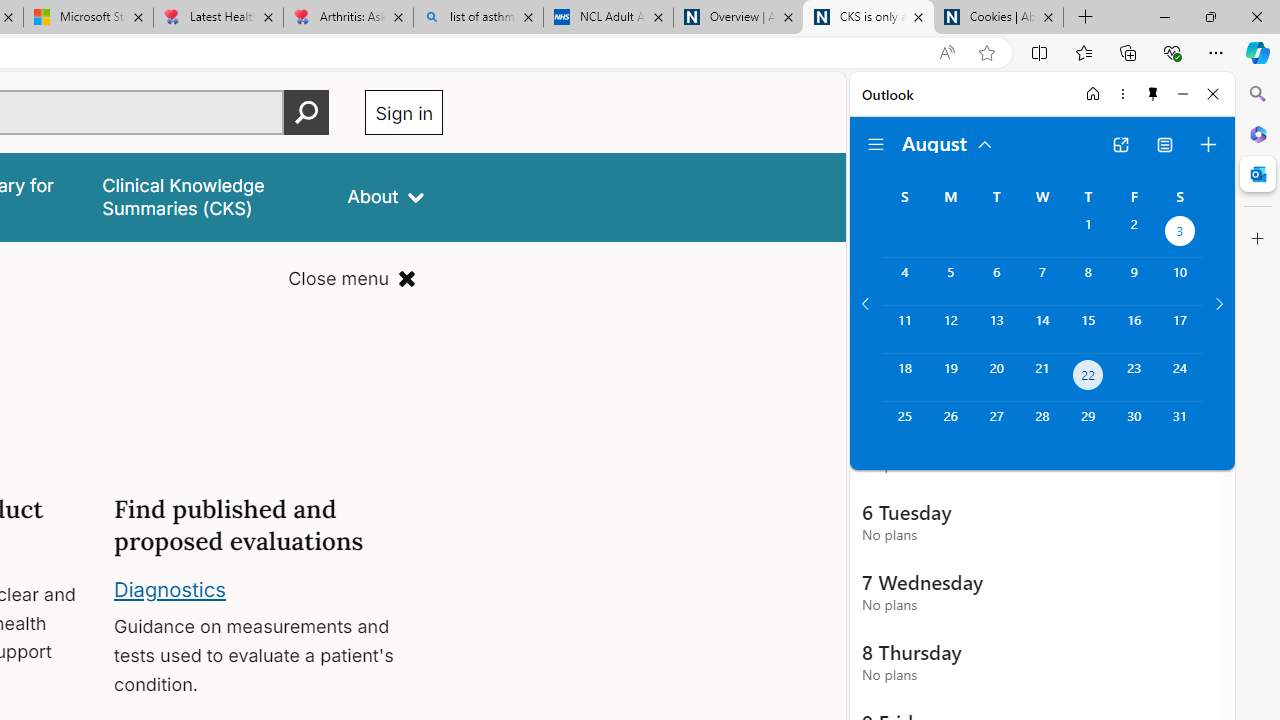 The width and height of the screenshot is (1280, 720). What do you see at coordinates (1134, 232) in the screenshot?
I see `'Friday, August 2, 2024. '` at bounding box center [1134, 232].